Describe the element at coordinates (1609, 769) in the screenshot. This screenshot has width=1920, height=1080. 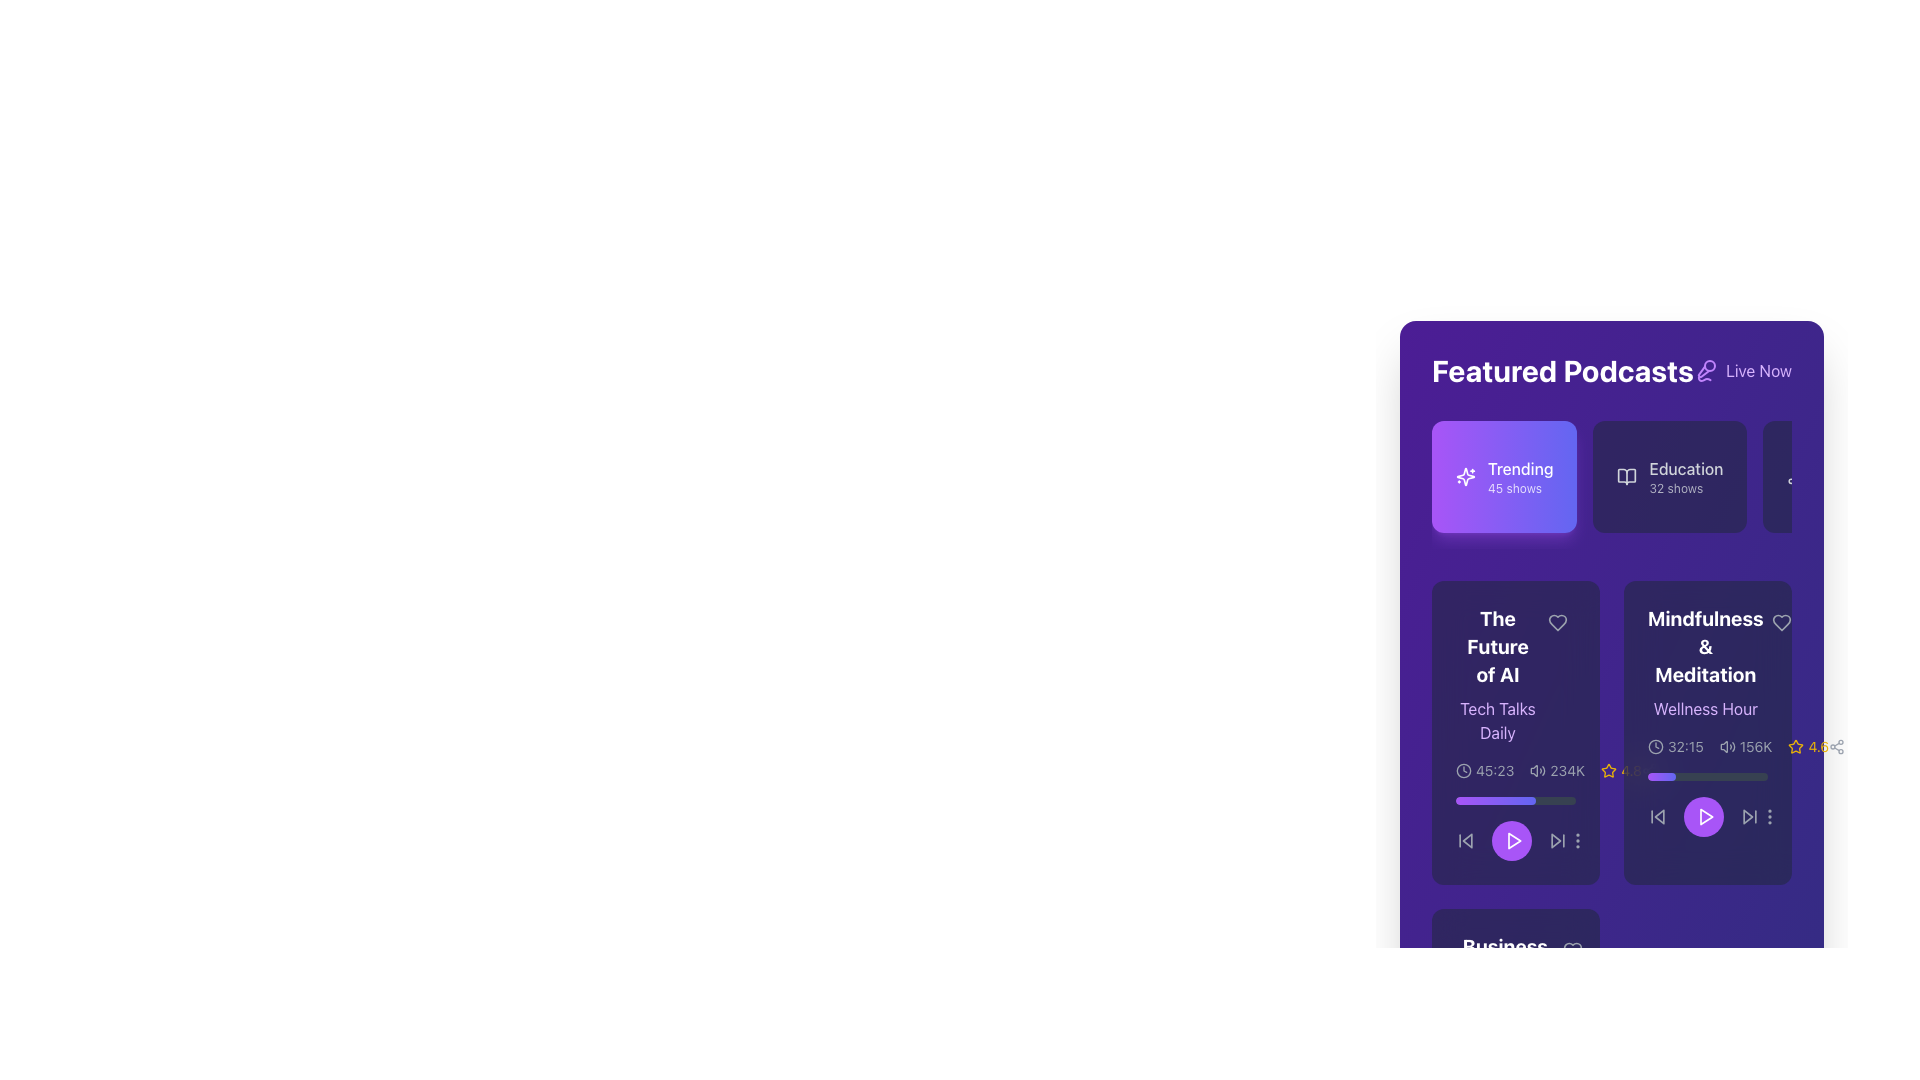
I see `the star-shaped icon with a yellow fill and black outline, located to the right of the numerical rating '4.6' in the podcast details segment` at that location.